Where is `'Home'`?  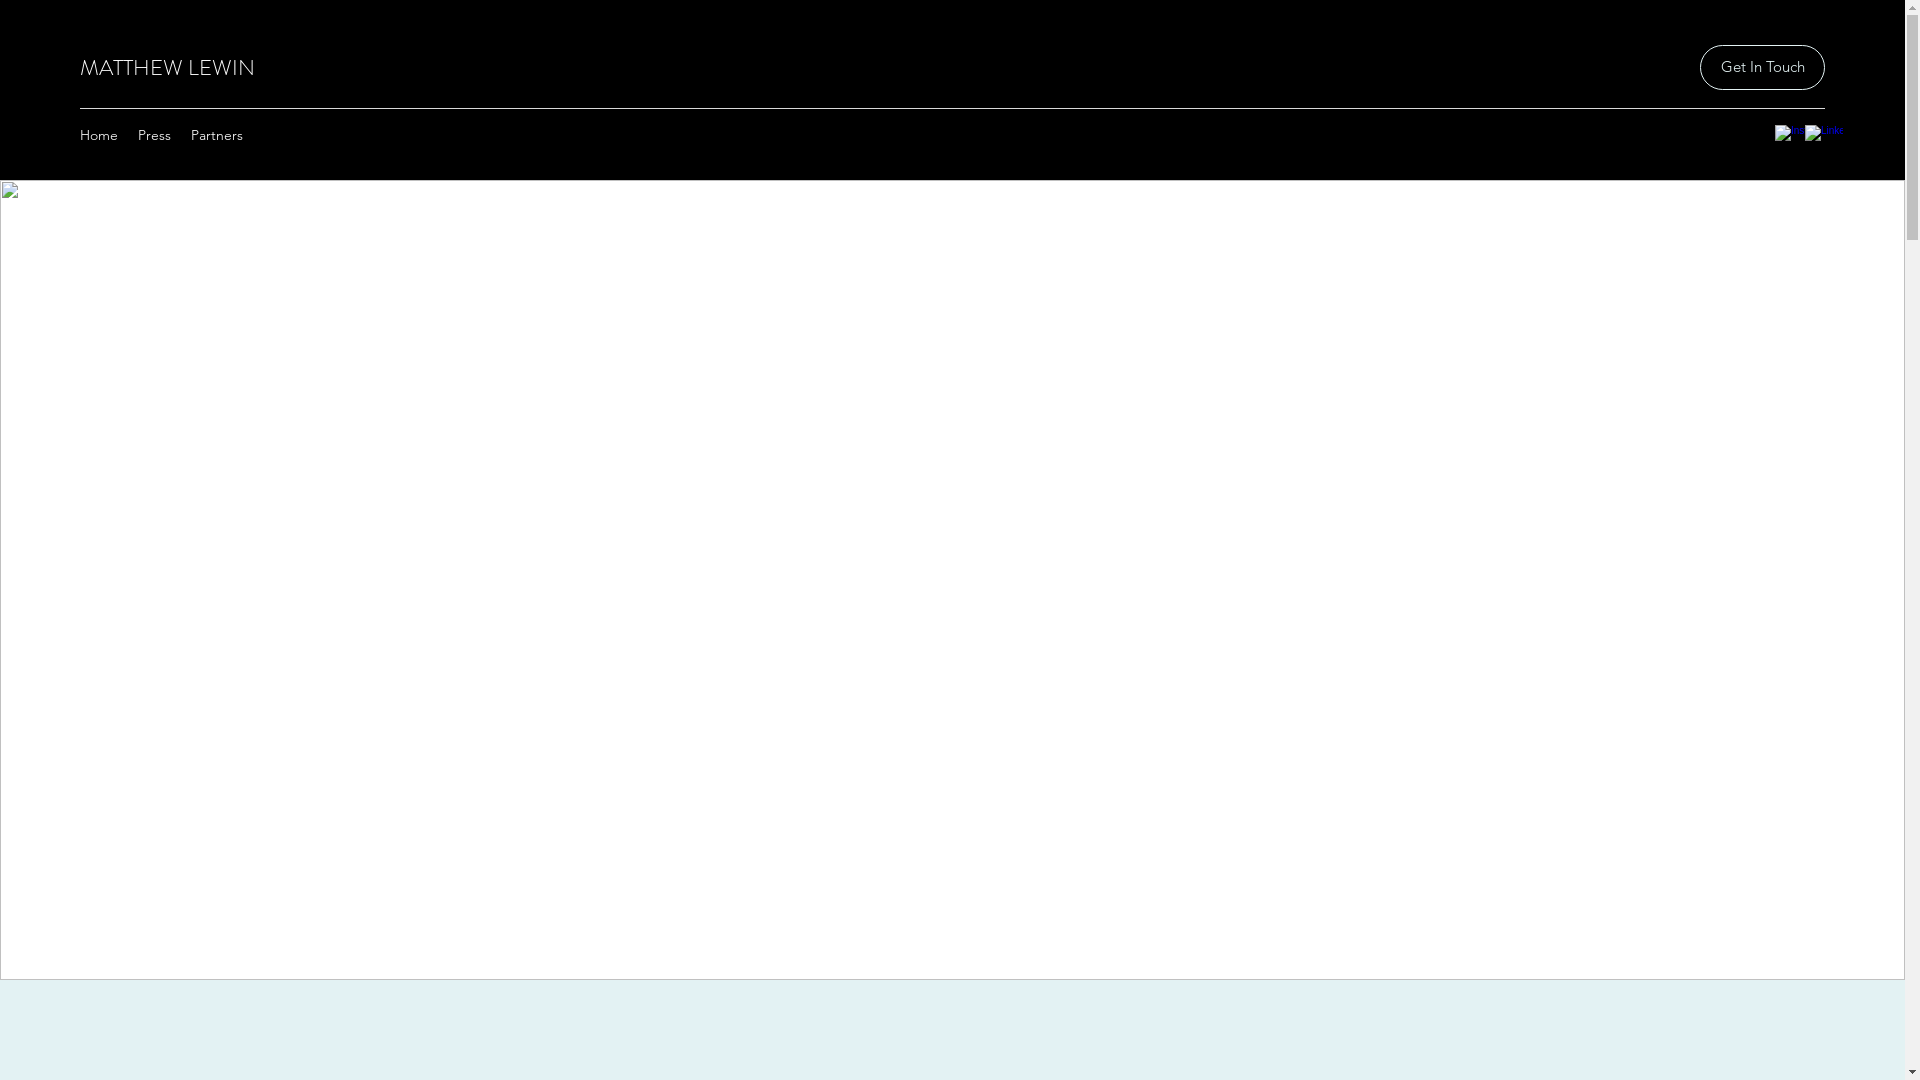
'Home' is located at coordinates (70, 135).